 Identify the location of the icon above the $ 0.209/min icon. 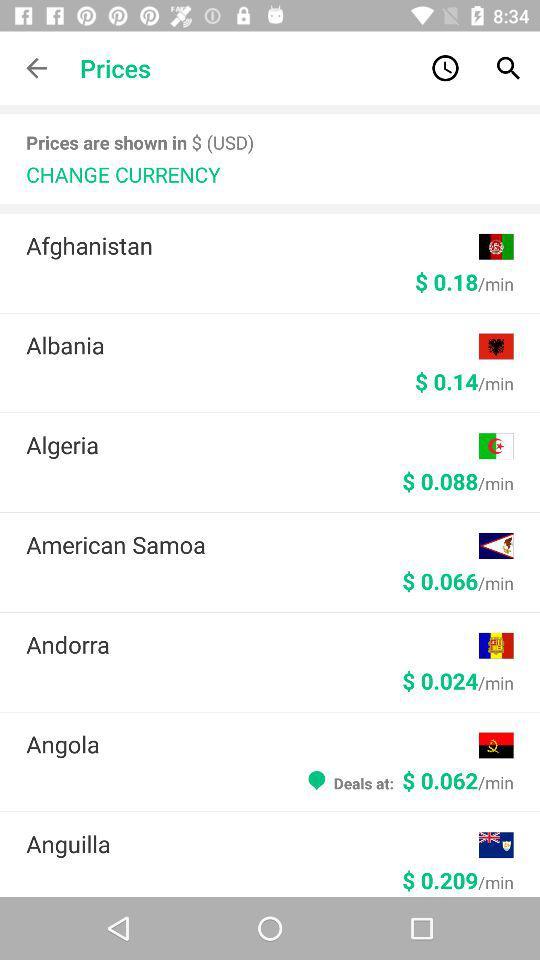
(252, 842).